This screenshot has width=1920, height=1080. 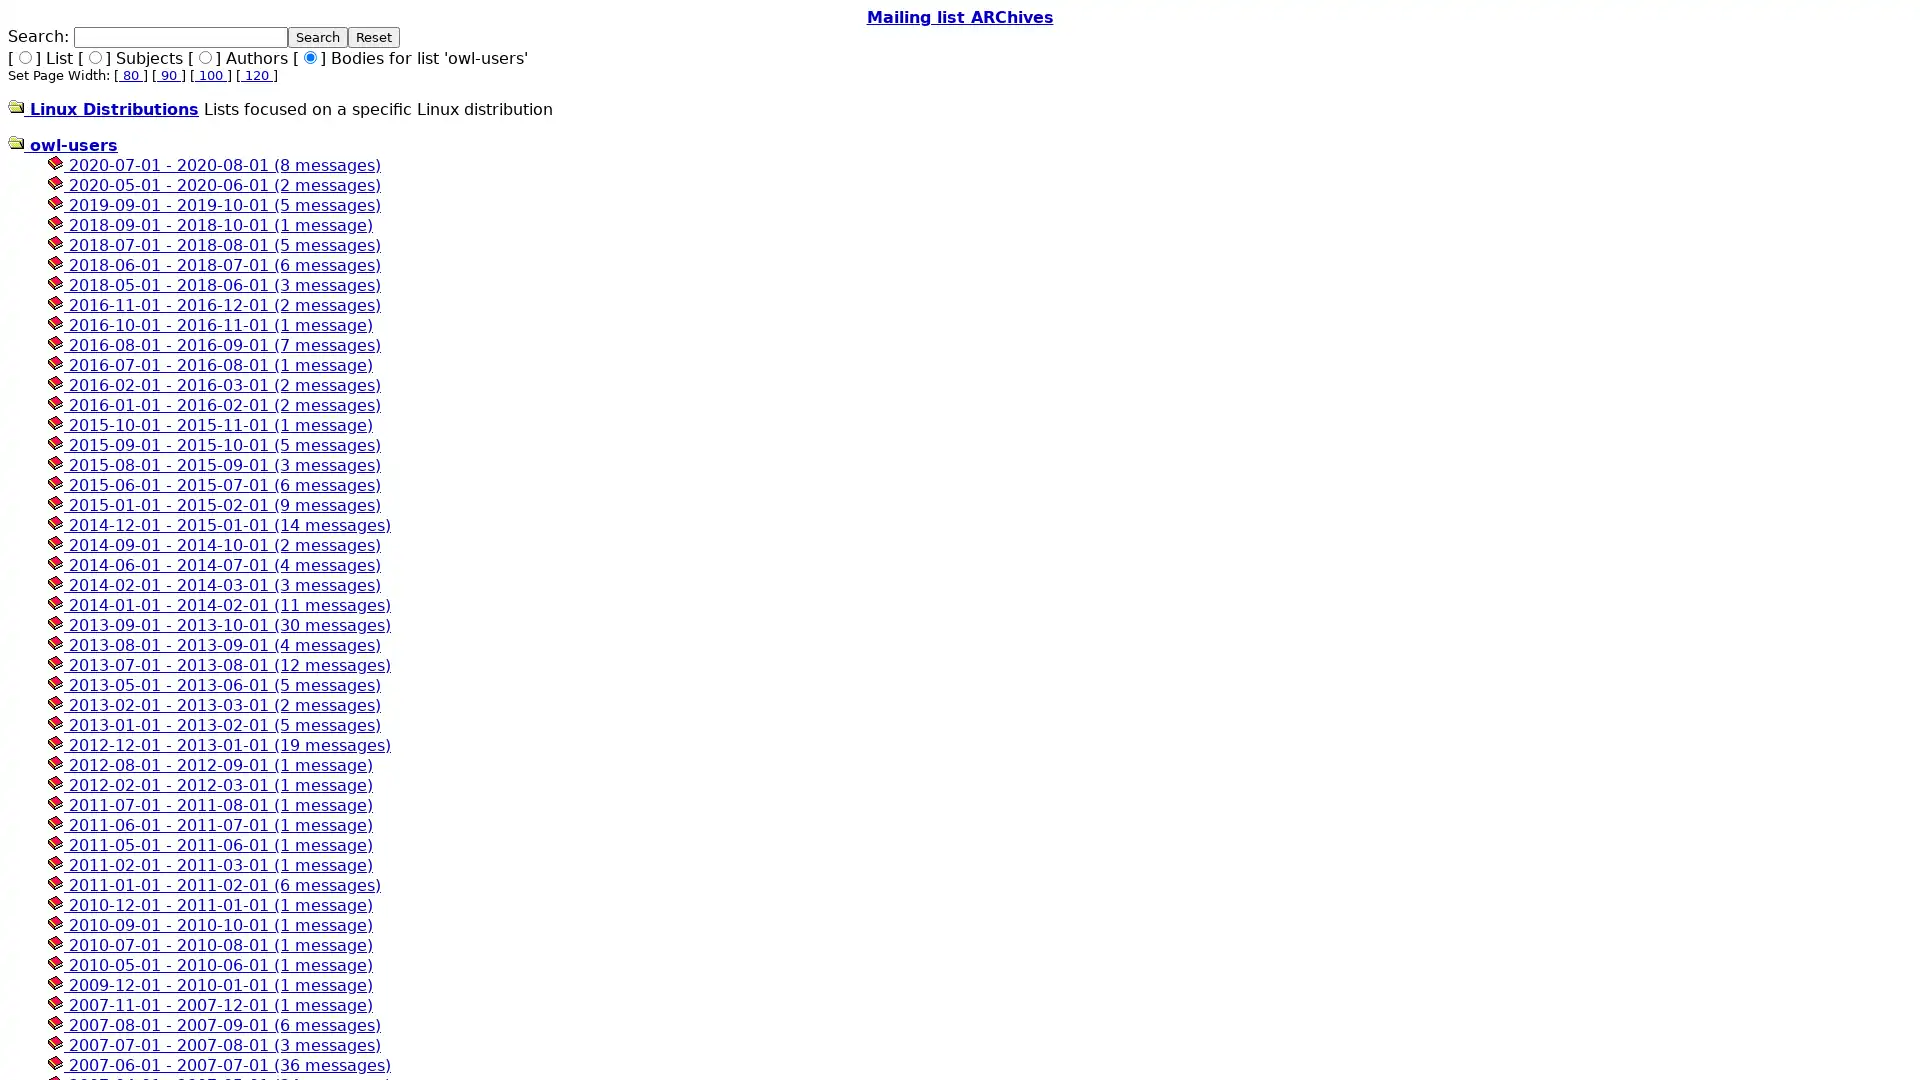 What do you see at coordinates (374, 37) in the screenshot?
I see `Reset` at bounding box center [374, 37].